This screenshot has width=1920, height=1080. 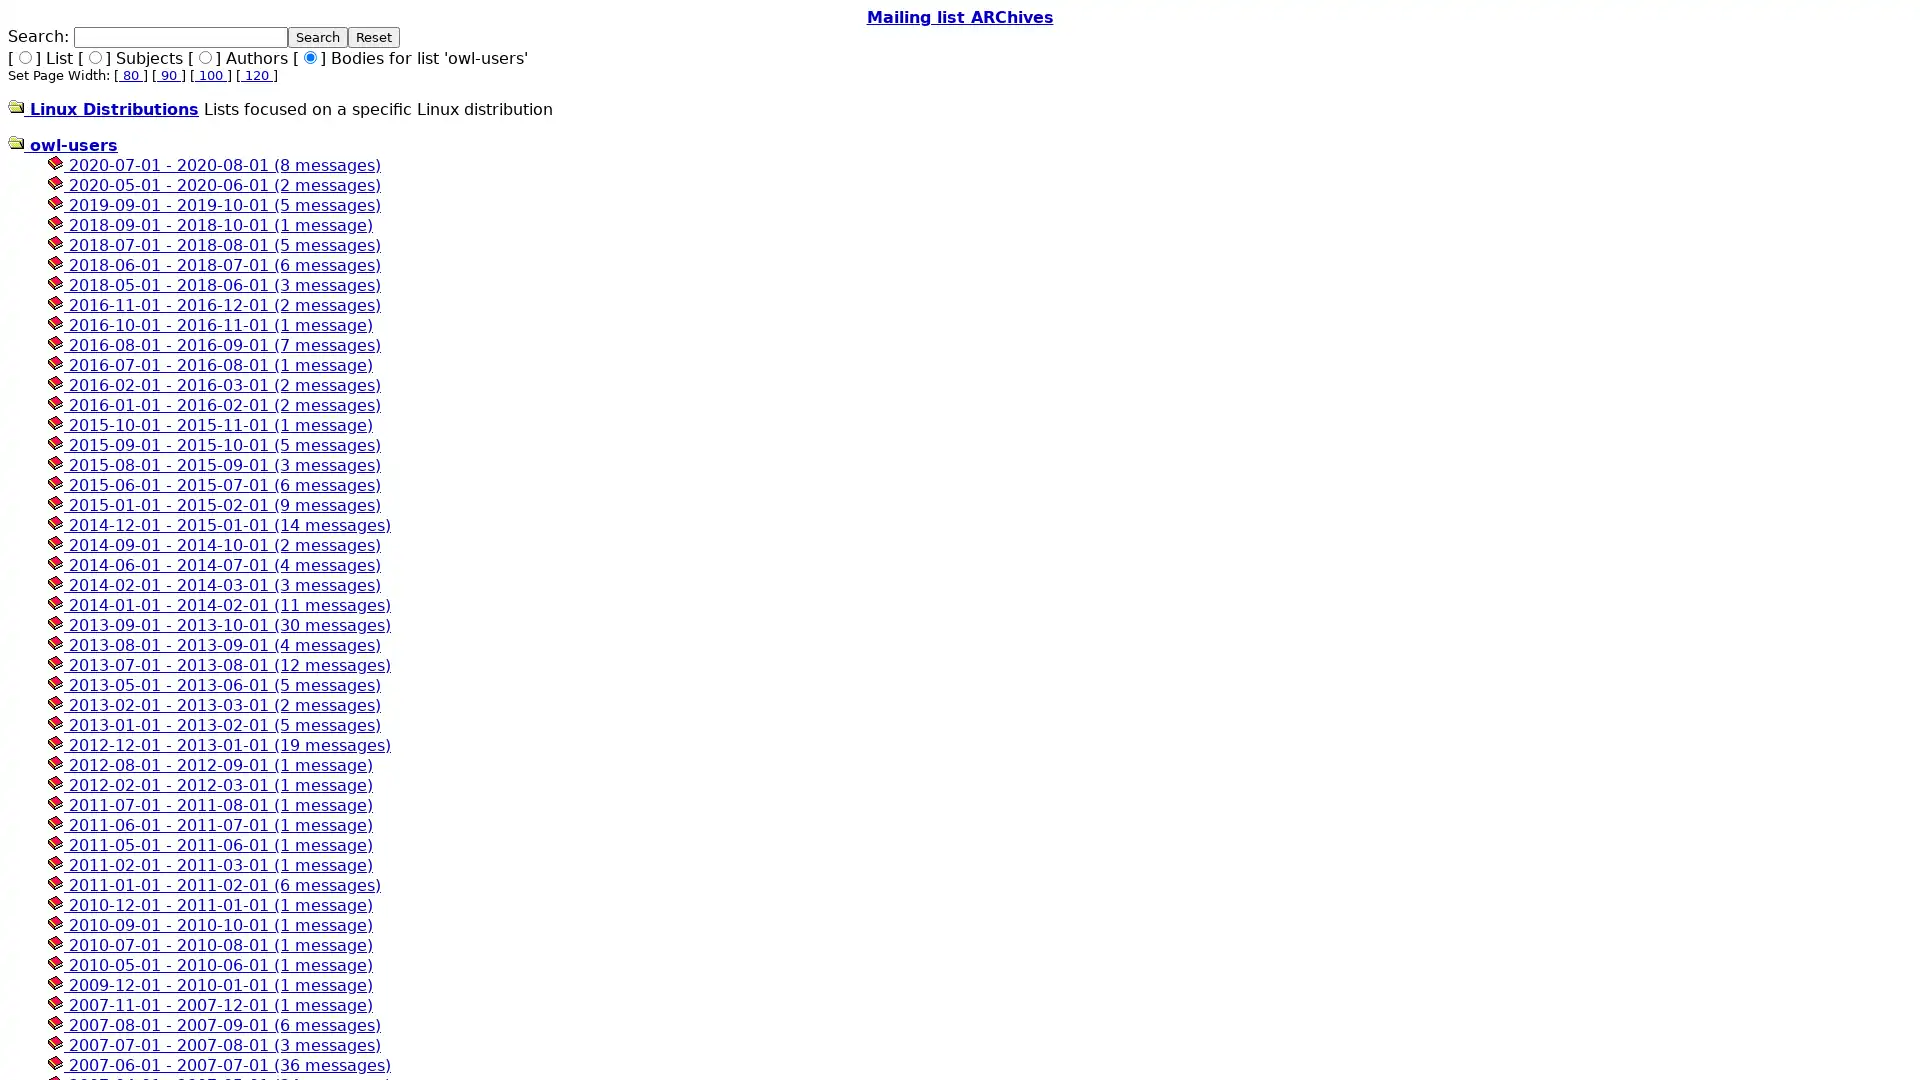 What do you see at coordinates (374, 37) in the screenshot?
I see `Reset` at bounding box center [374, 37].